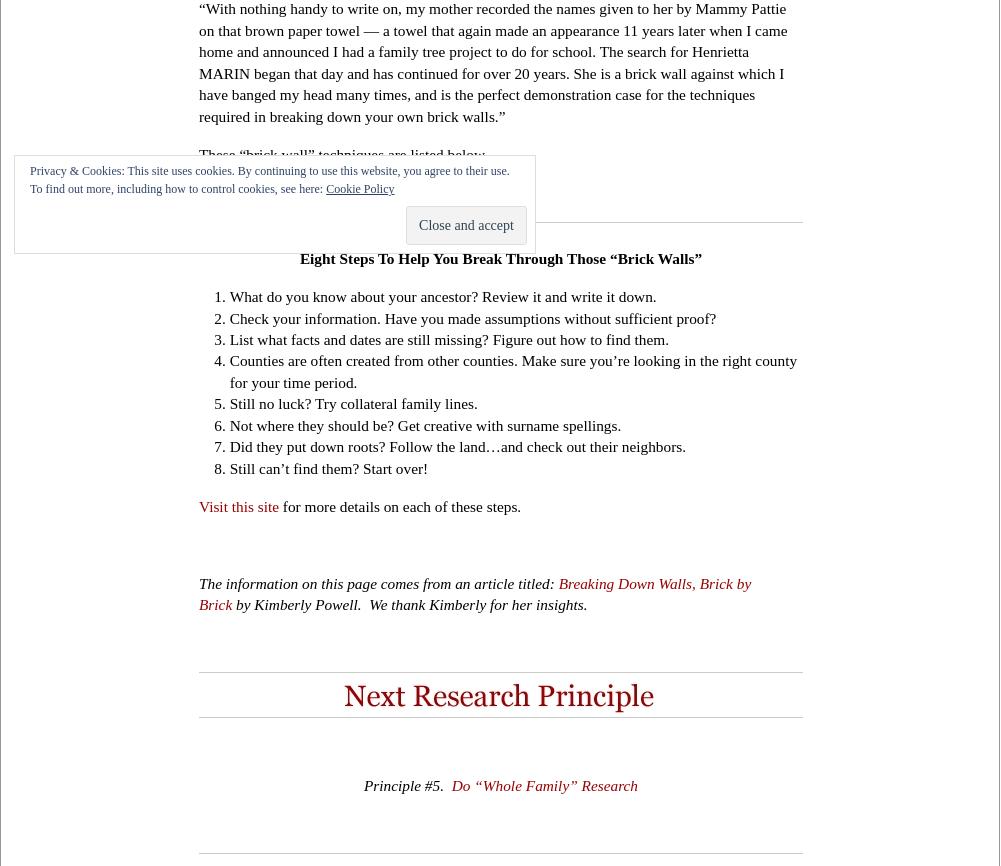 The height and width of the screenshot is (866, 1001). I want to click on 'Counties are often created from other counties. Make sure you’re looking in the right county for your time period.', so click(512, 369).